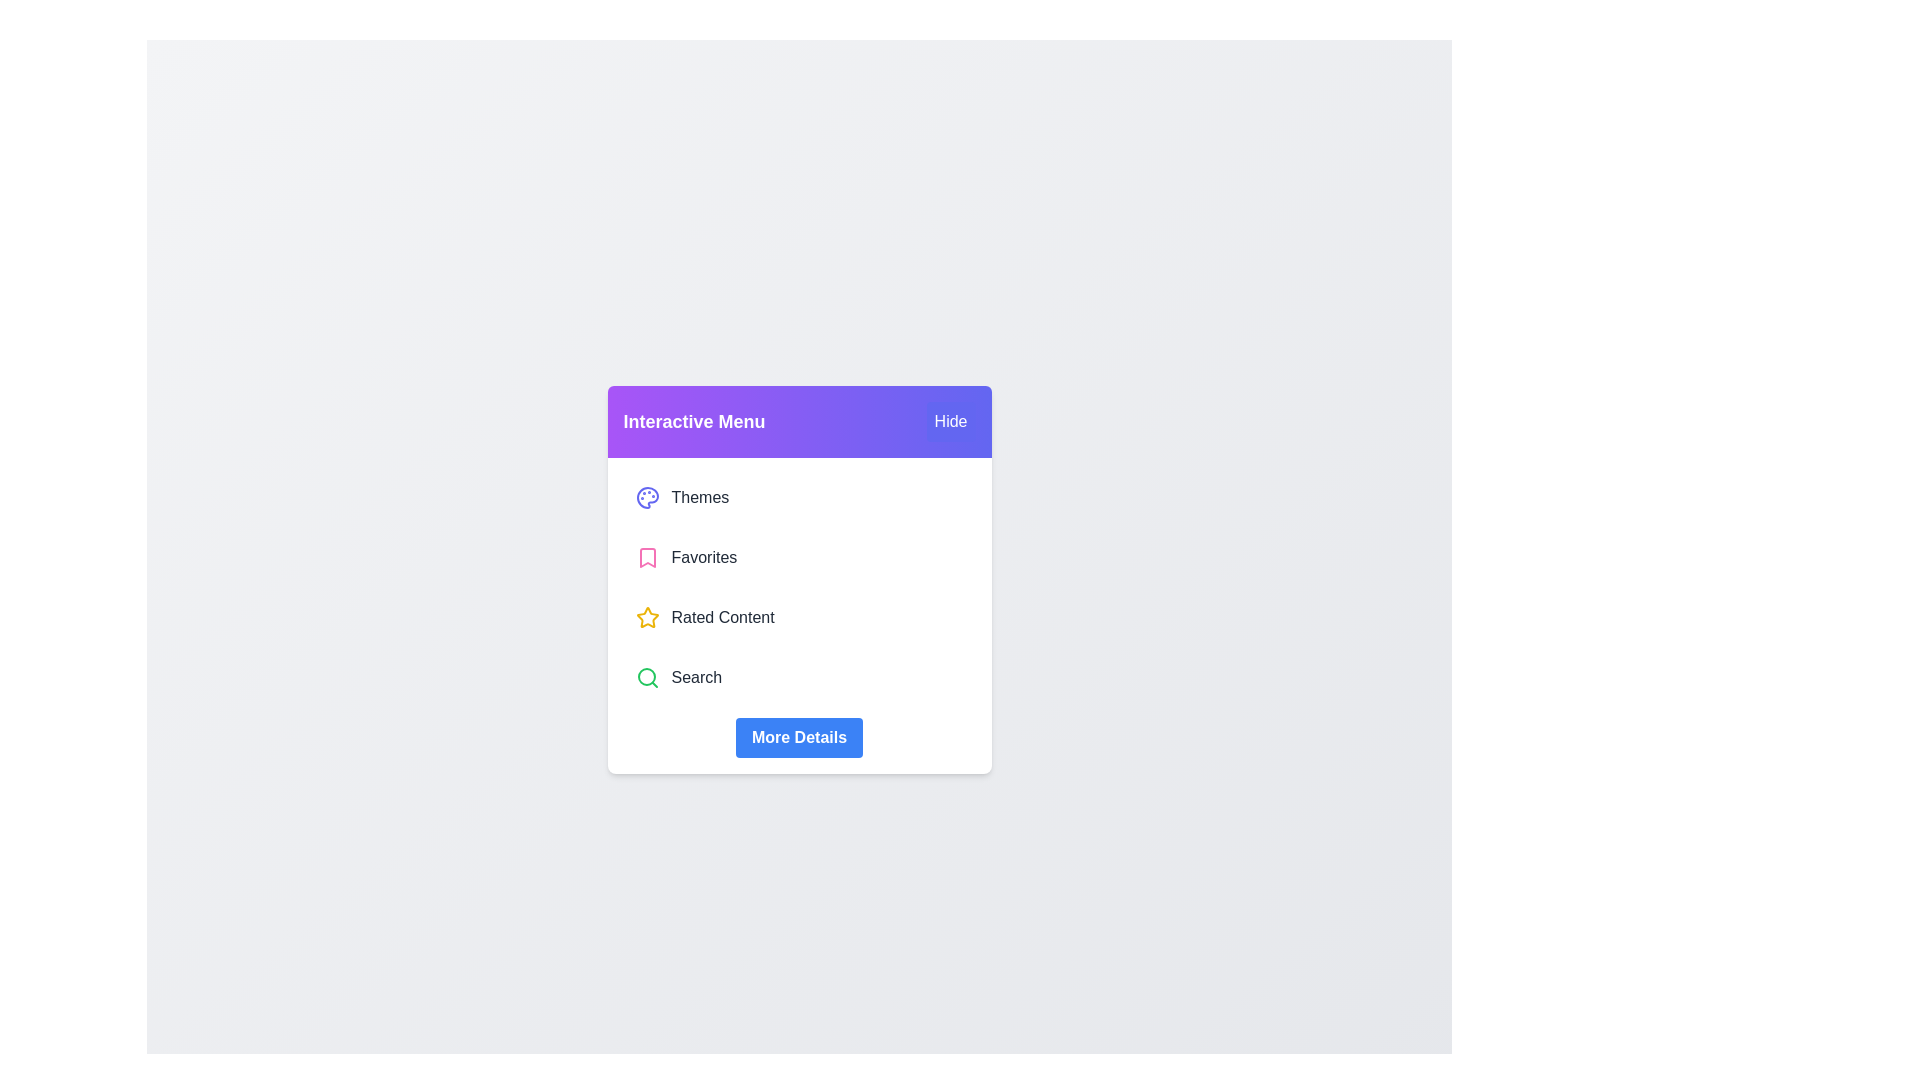 The height and width of the screenshot is (1080, 1920). What do you see at coordinates (798, 496) in the screenshot?
I see `the menu item labeled Themes` at bounding box center [798, 496].